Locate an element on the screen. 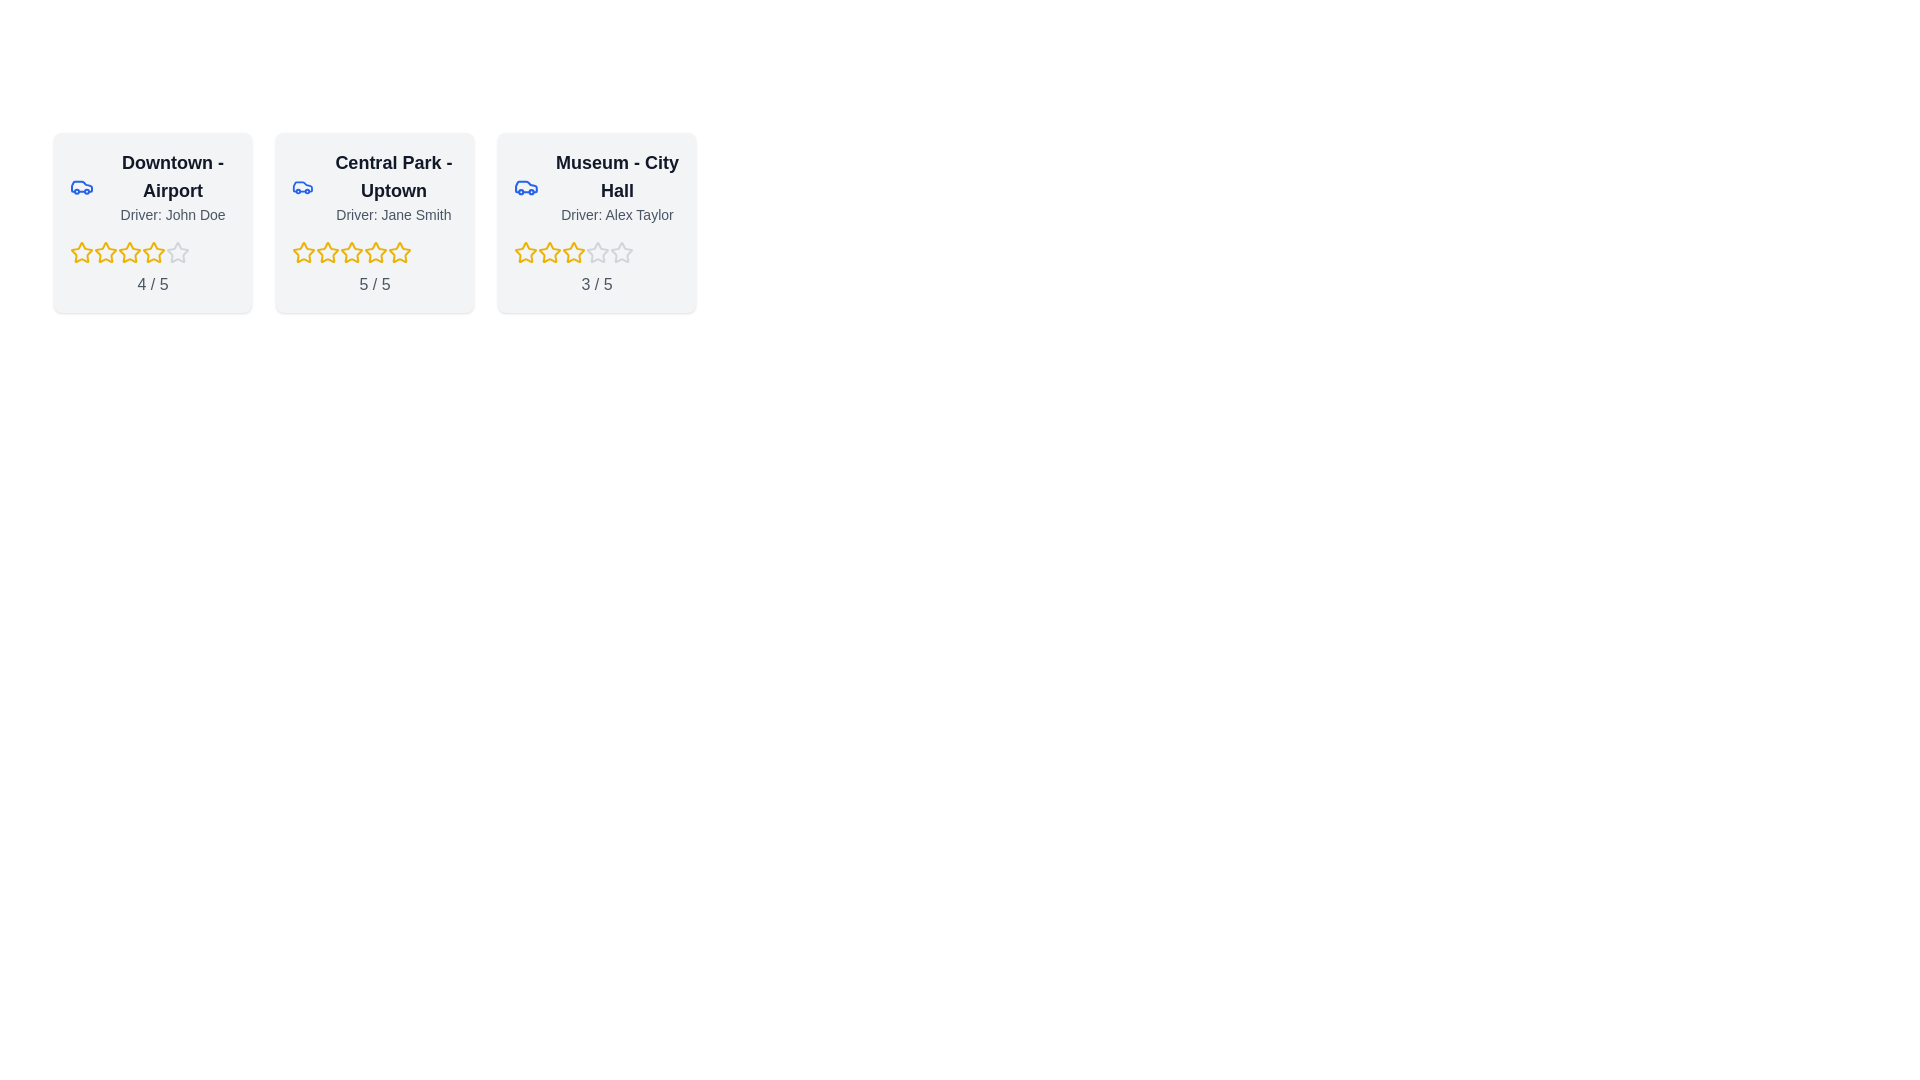 The image size is (1920, 1080). the ride card corresponding to the ride with location Central Park - Uptown to view its hover effect is located at coordinates (374, 223).